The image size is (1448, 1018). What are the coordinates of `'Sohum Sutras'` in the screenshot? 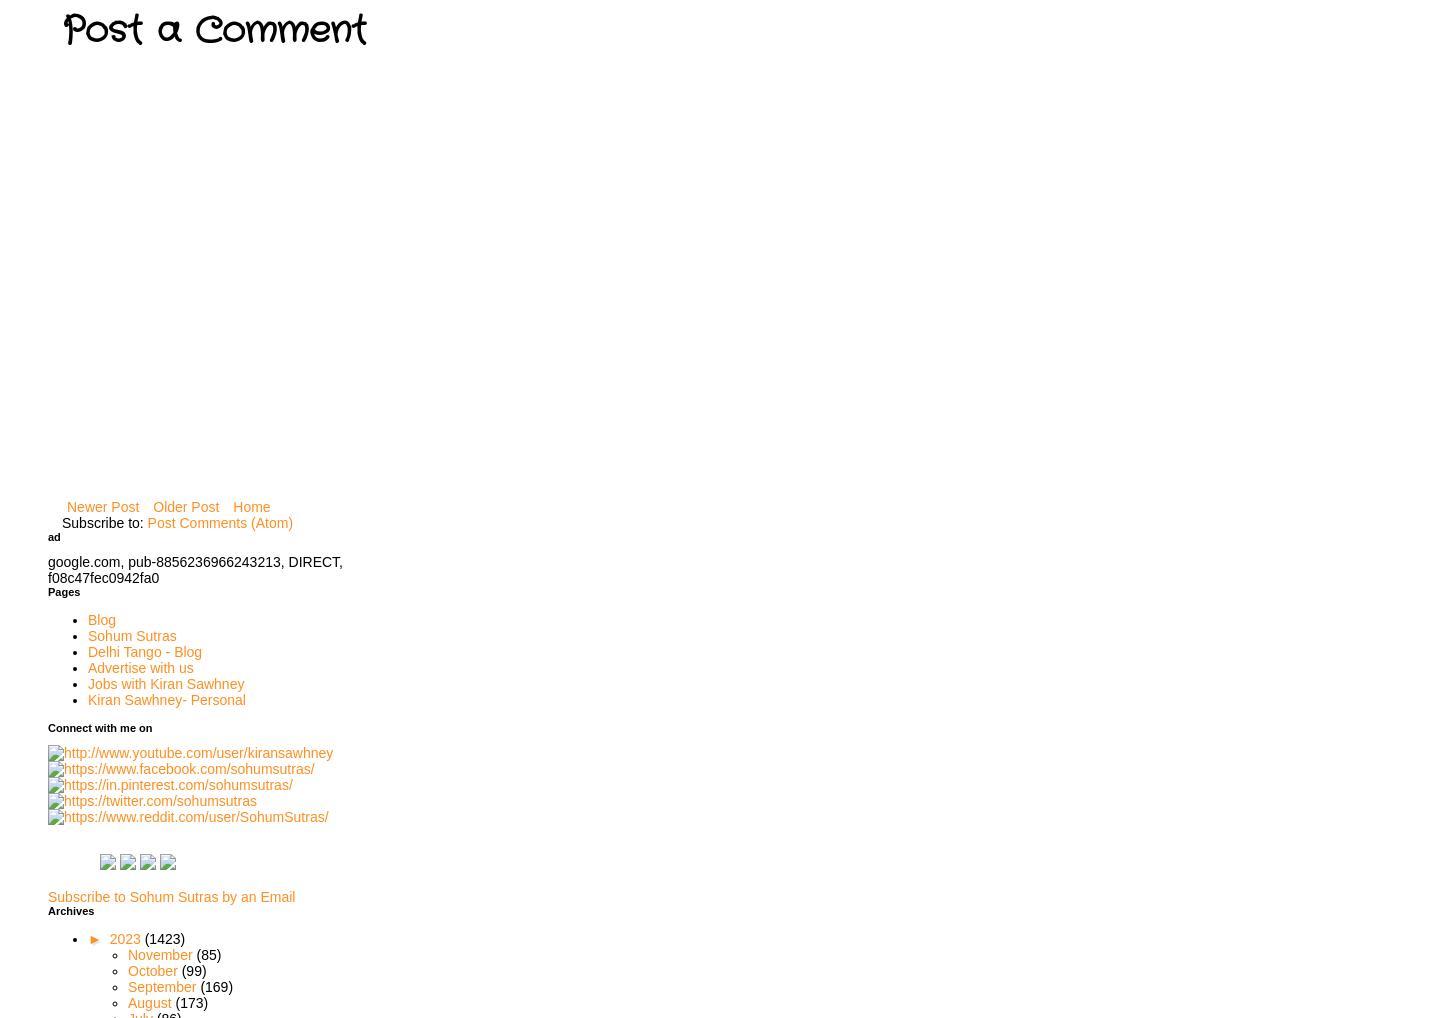 It's located at (131, 634).